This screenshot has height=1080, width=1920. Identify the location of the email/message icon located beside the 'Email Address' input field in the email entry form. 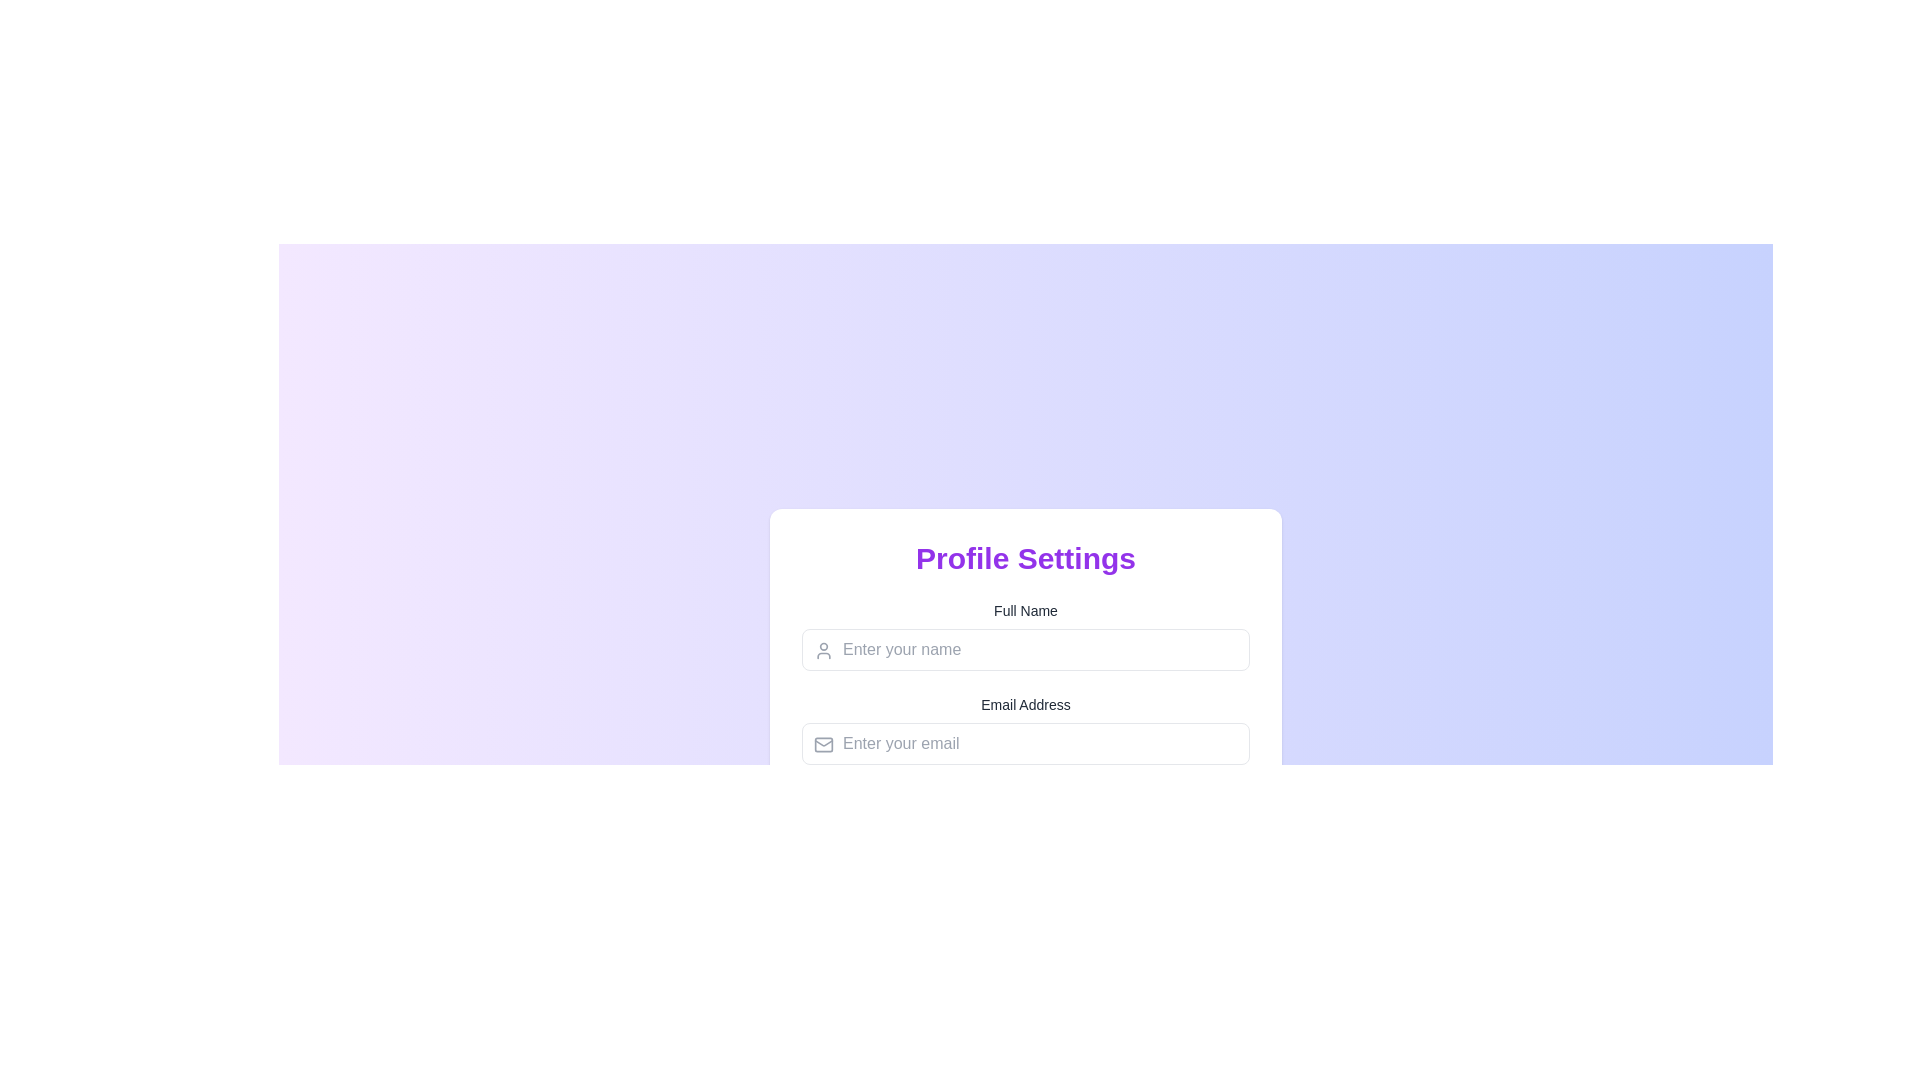
(824, 744).